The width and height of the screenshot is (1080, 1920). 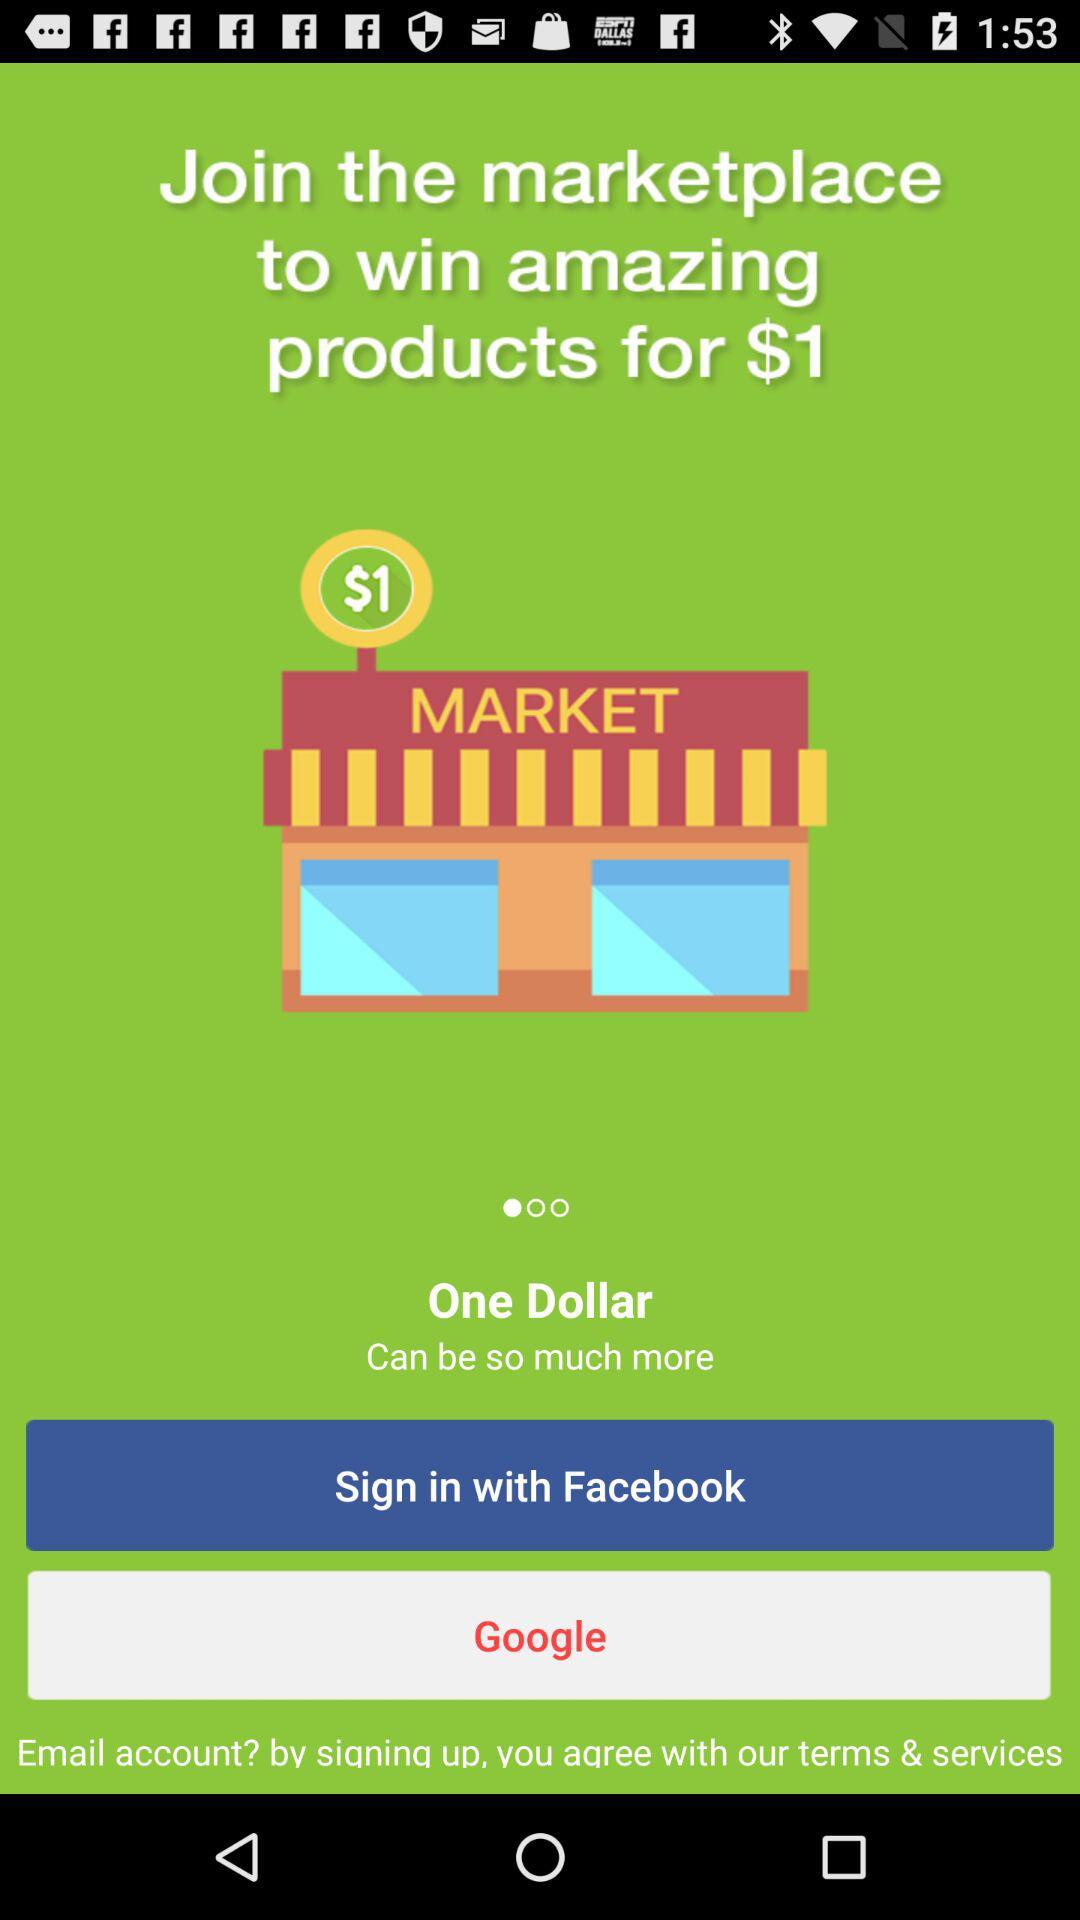 What do you see at coordinates (540, 1635) in the screenshot?
I see `google item` at bounding box center [540, 1635].